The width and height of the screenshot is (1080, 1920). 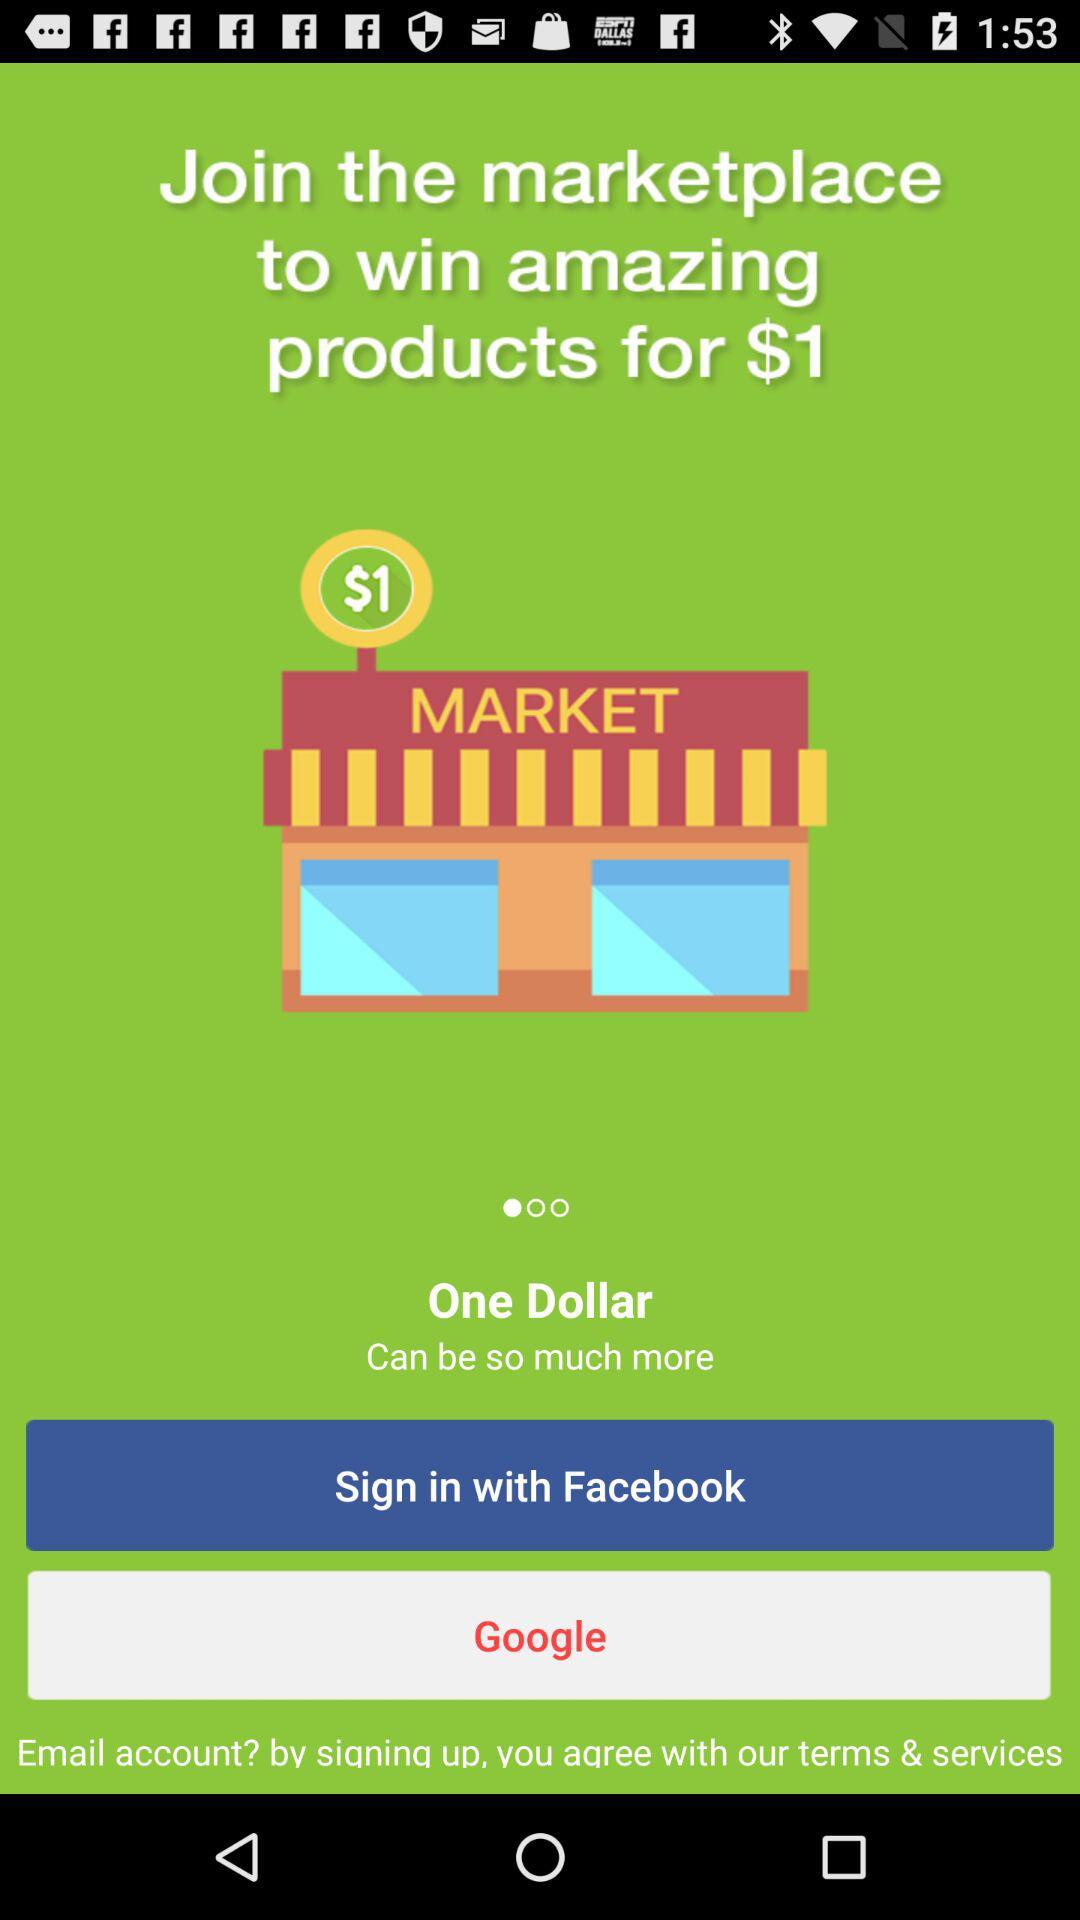 What do you see at coordinates (540, 1635) in the screenshot?
I see `google item` at bounding box center [540, 1635].